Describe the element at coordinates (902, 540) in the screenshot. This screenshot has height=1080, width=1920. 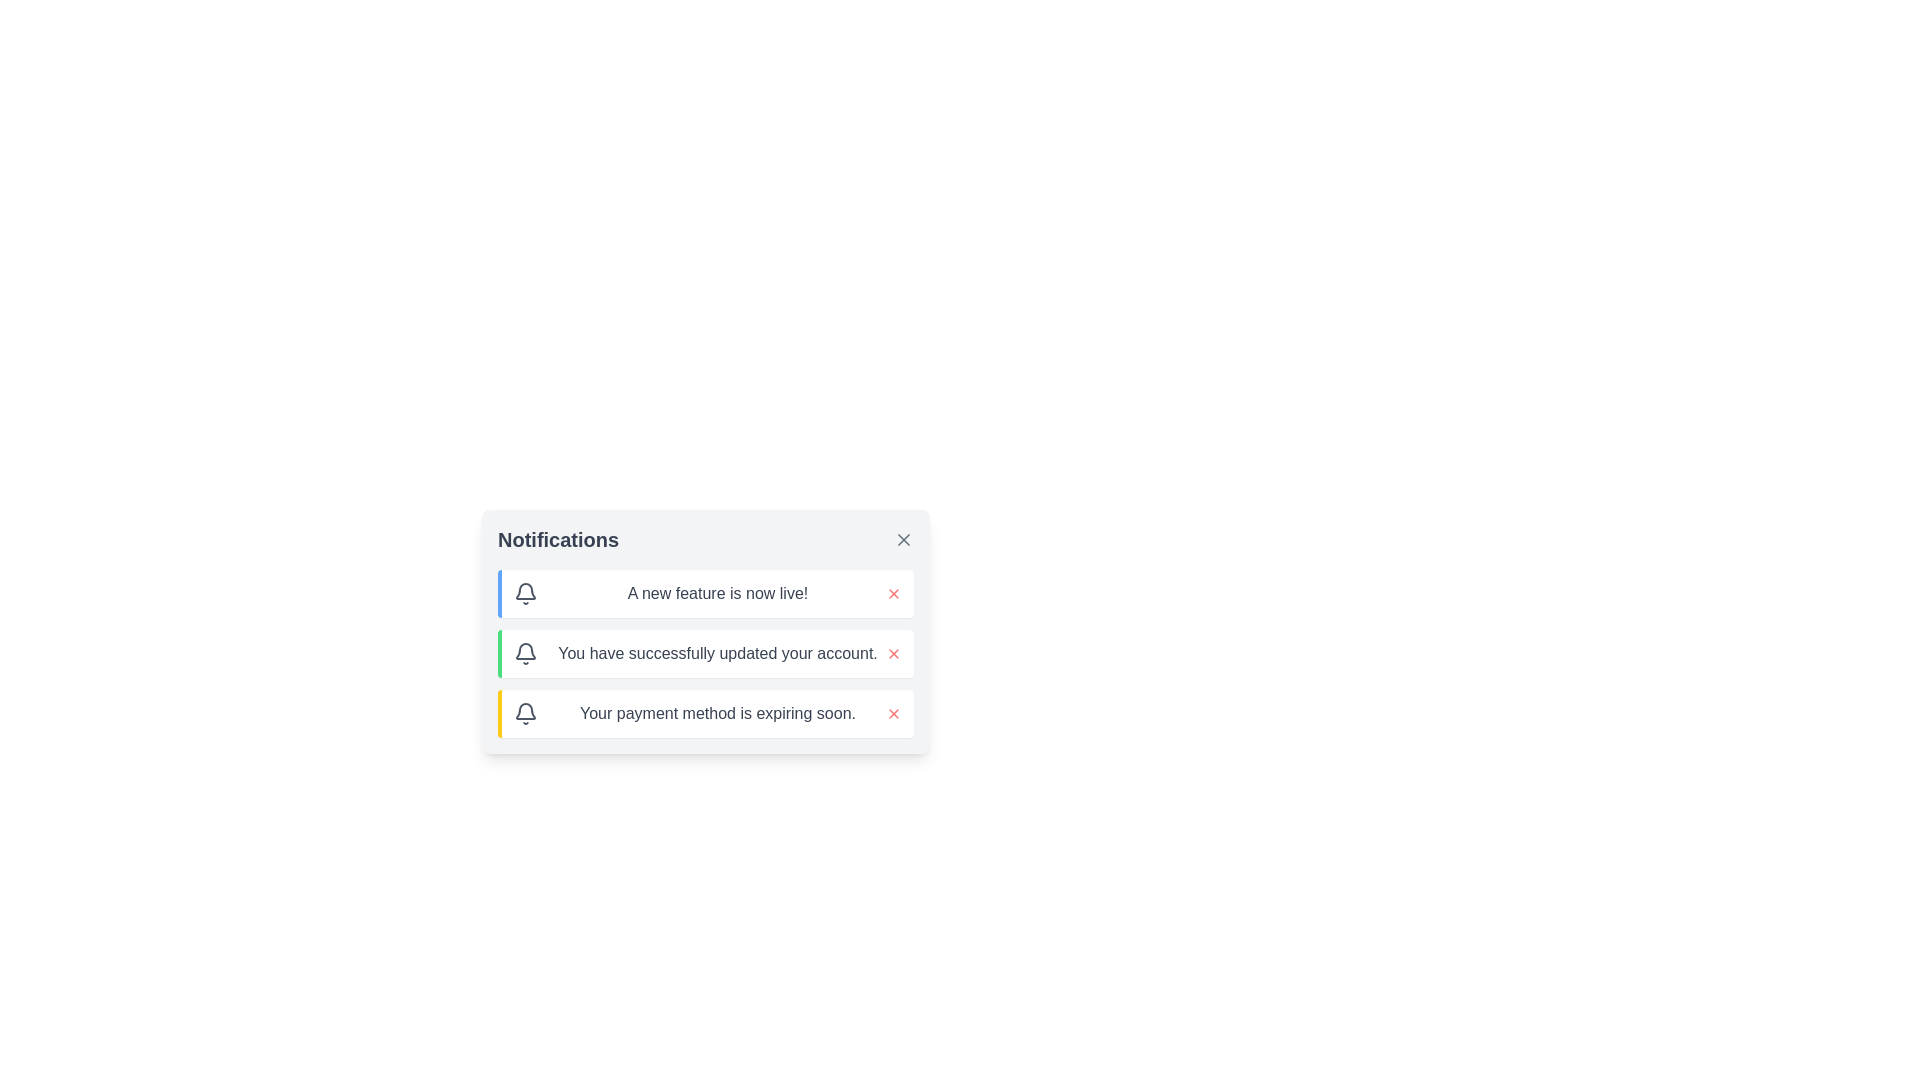
I see `the close button located at the top right corner of the Notifications section header` at that location.